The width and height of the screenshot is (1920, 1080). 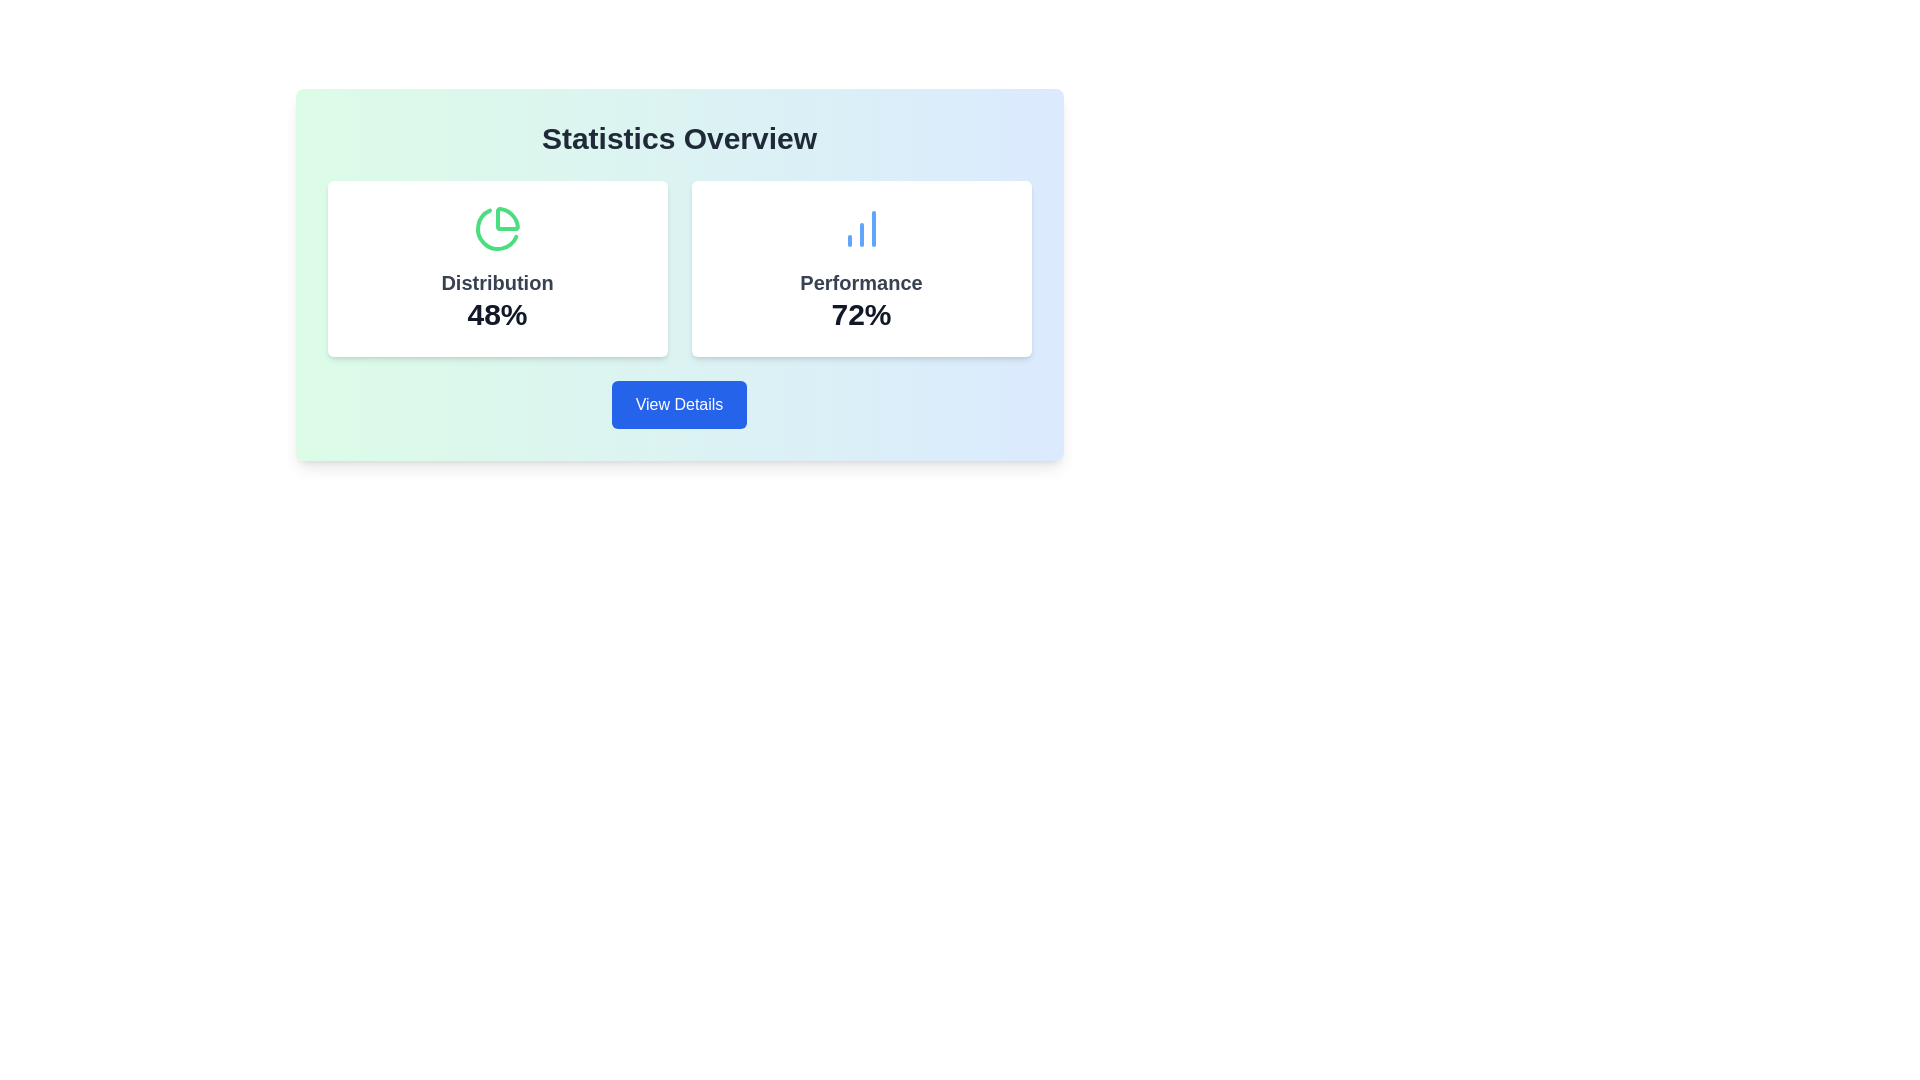 What do you see at coordinates (679, 405) in the screenshot?
I see `the call-to-action button located beneath the 'Distribution' and 'Performance' sections for keyboard navigation` at bounding box center [679, 405].